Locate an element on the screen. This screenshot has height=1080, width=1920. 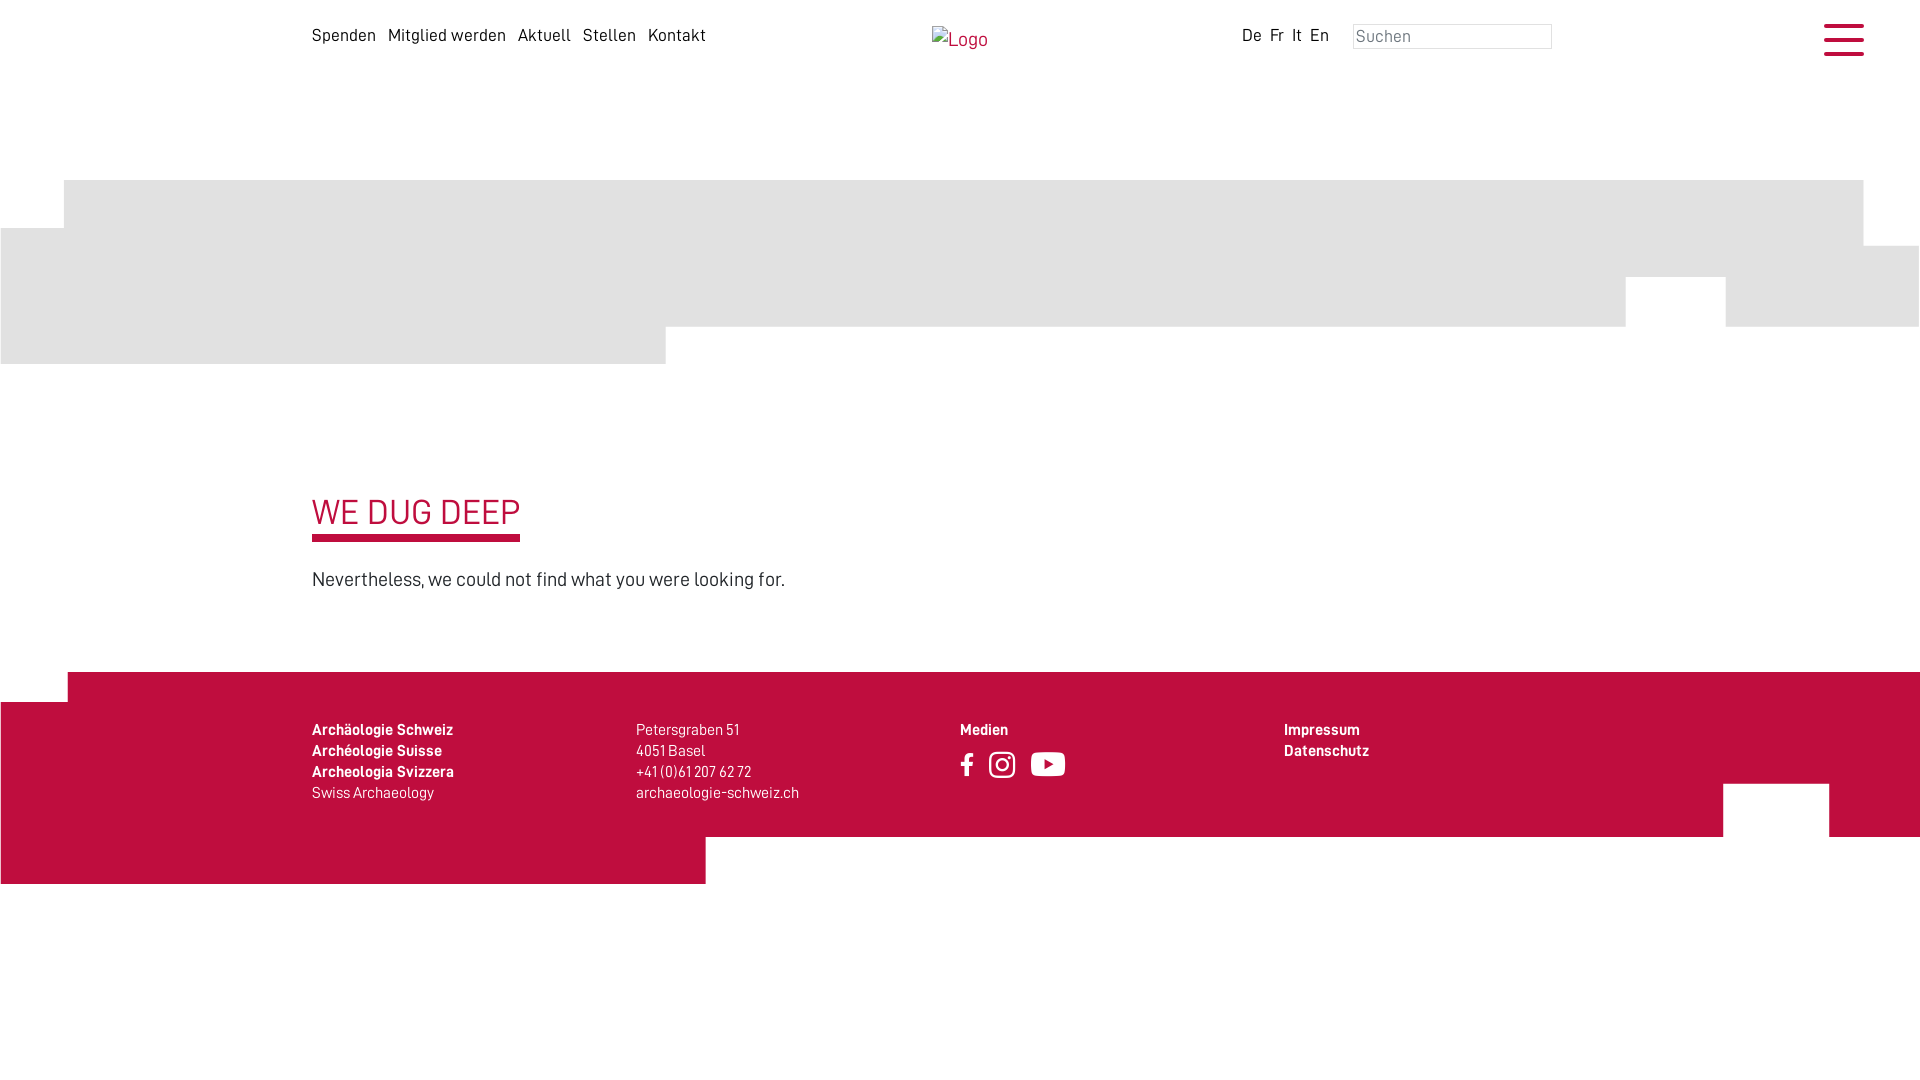
'Fr' is located at coordinates (1275, 34).